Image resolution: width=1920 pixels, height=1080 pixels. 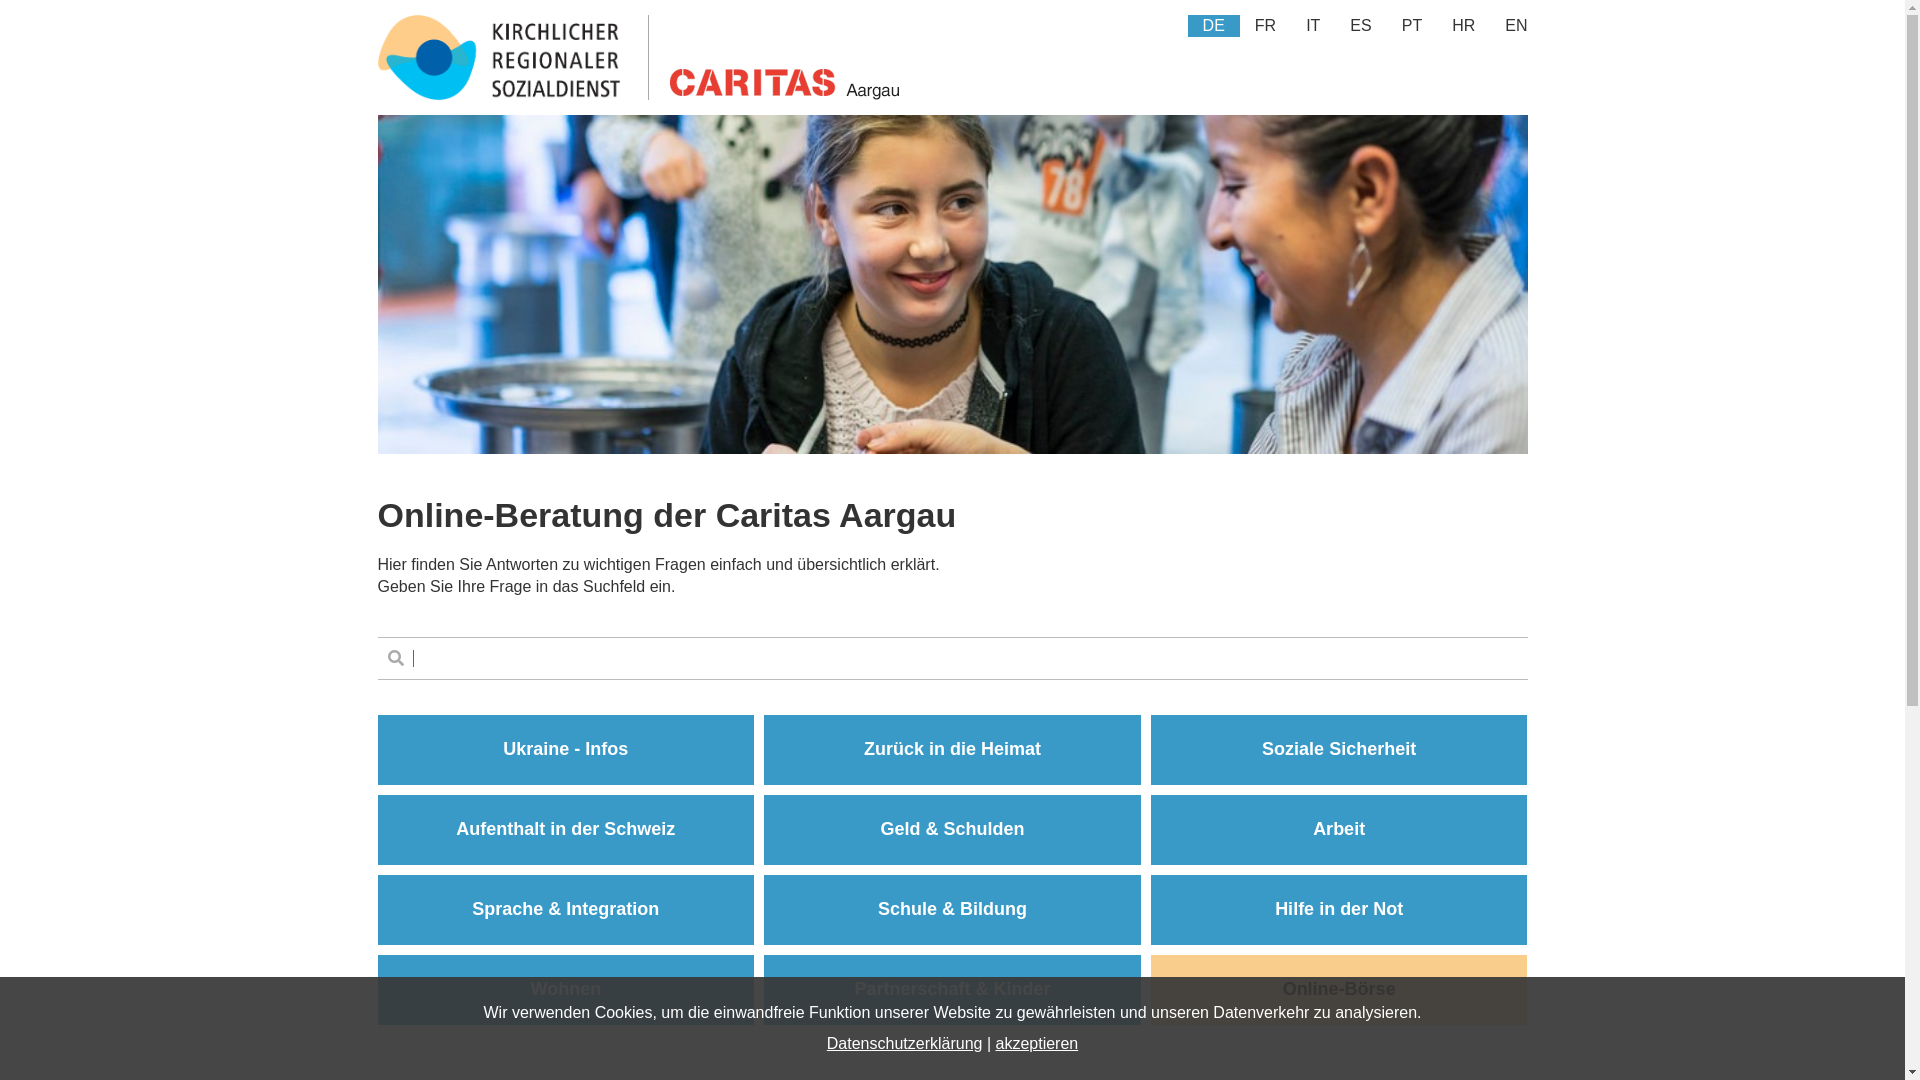 I want to click on 'Ukraine - Infos', so click(x=565, y=749).